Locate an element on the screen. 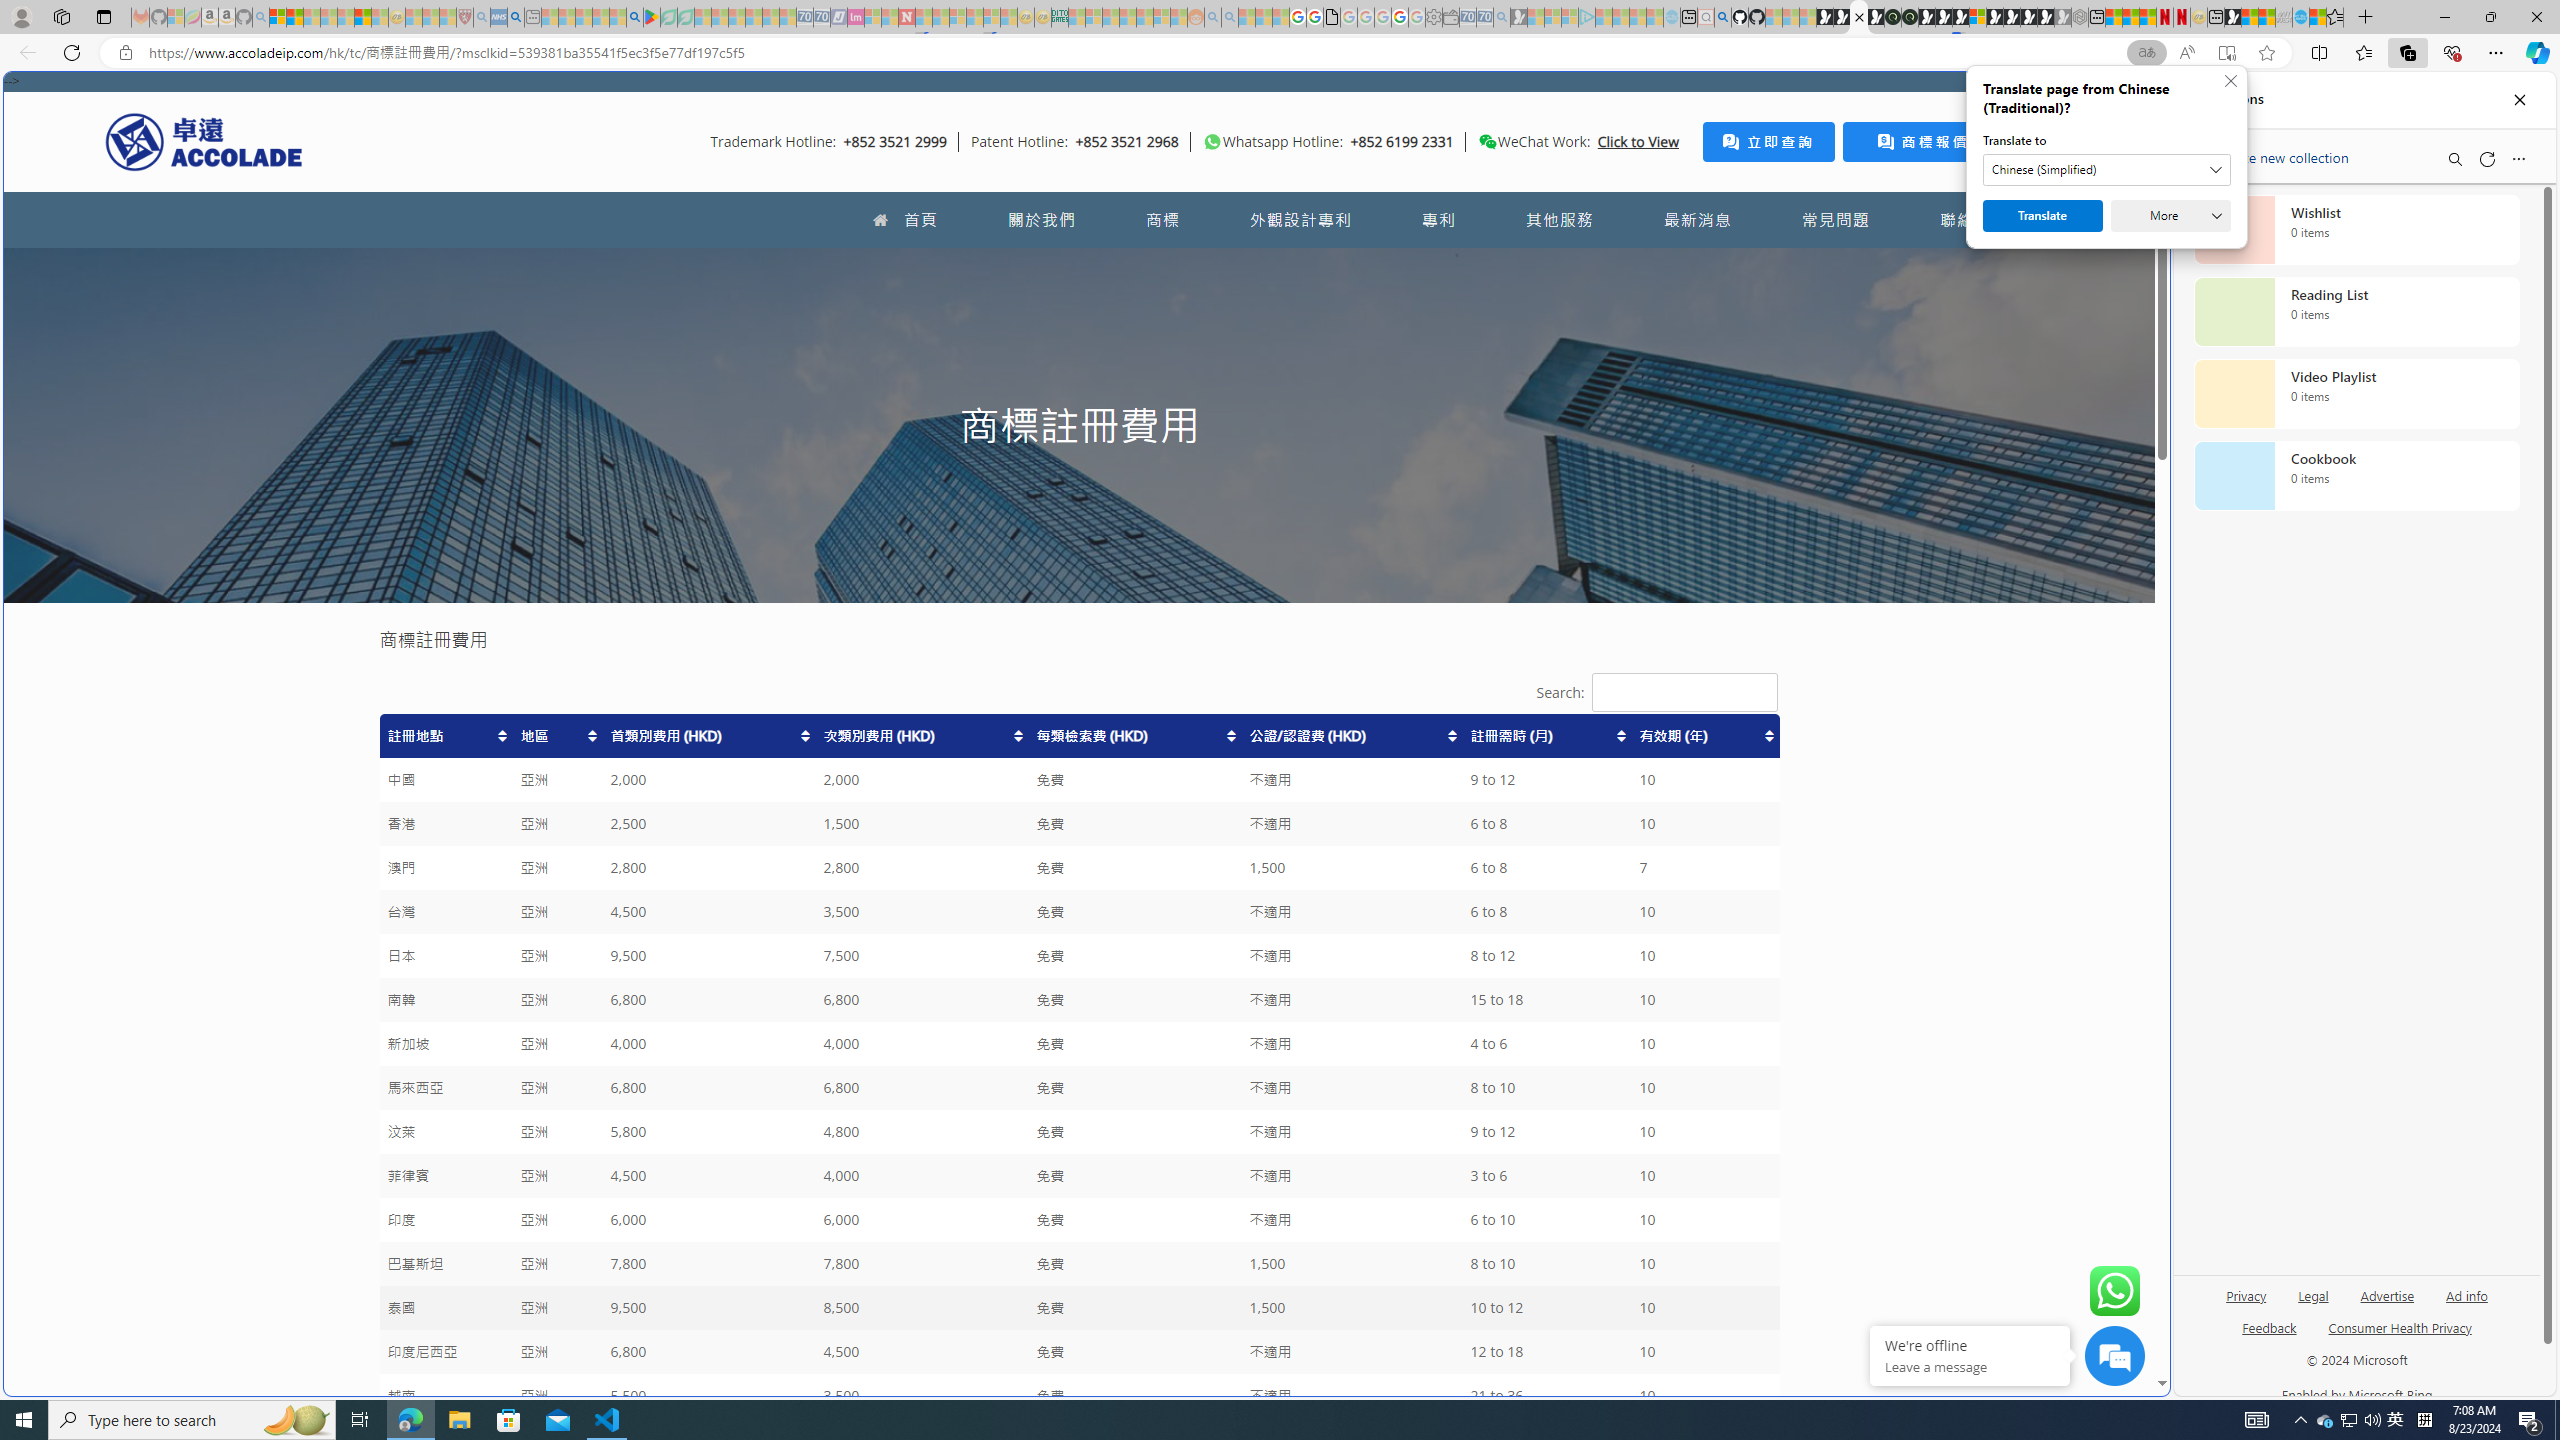 The image size is (2560, 1440). '5,800' is located at coordinates (709, 1131).